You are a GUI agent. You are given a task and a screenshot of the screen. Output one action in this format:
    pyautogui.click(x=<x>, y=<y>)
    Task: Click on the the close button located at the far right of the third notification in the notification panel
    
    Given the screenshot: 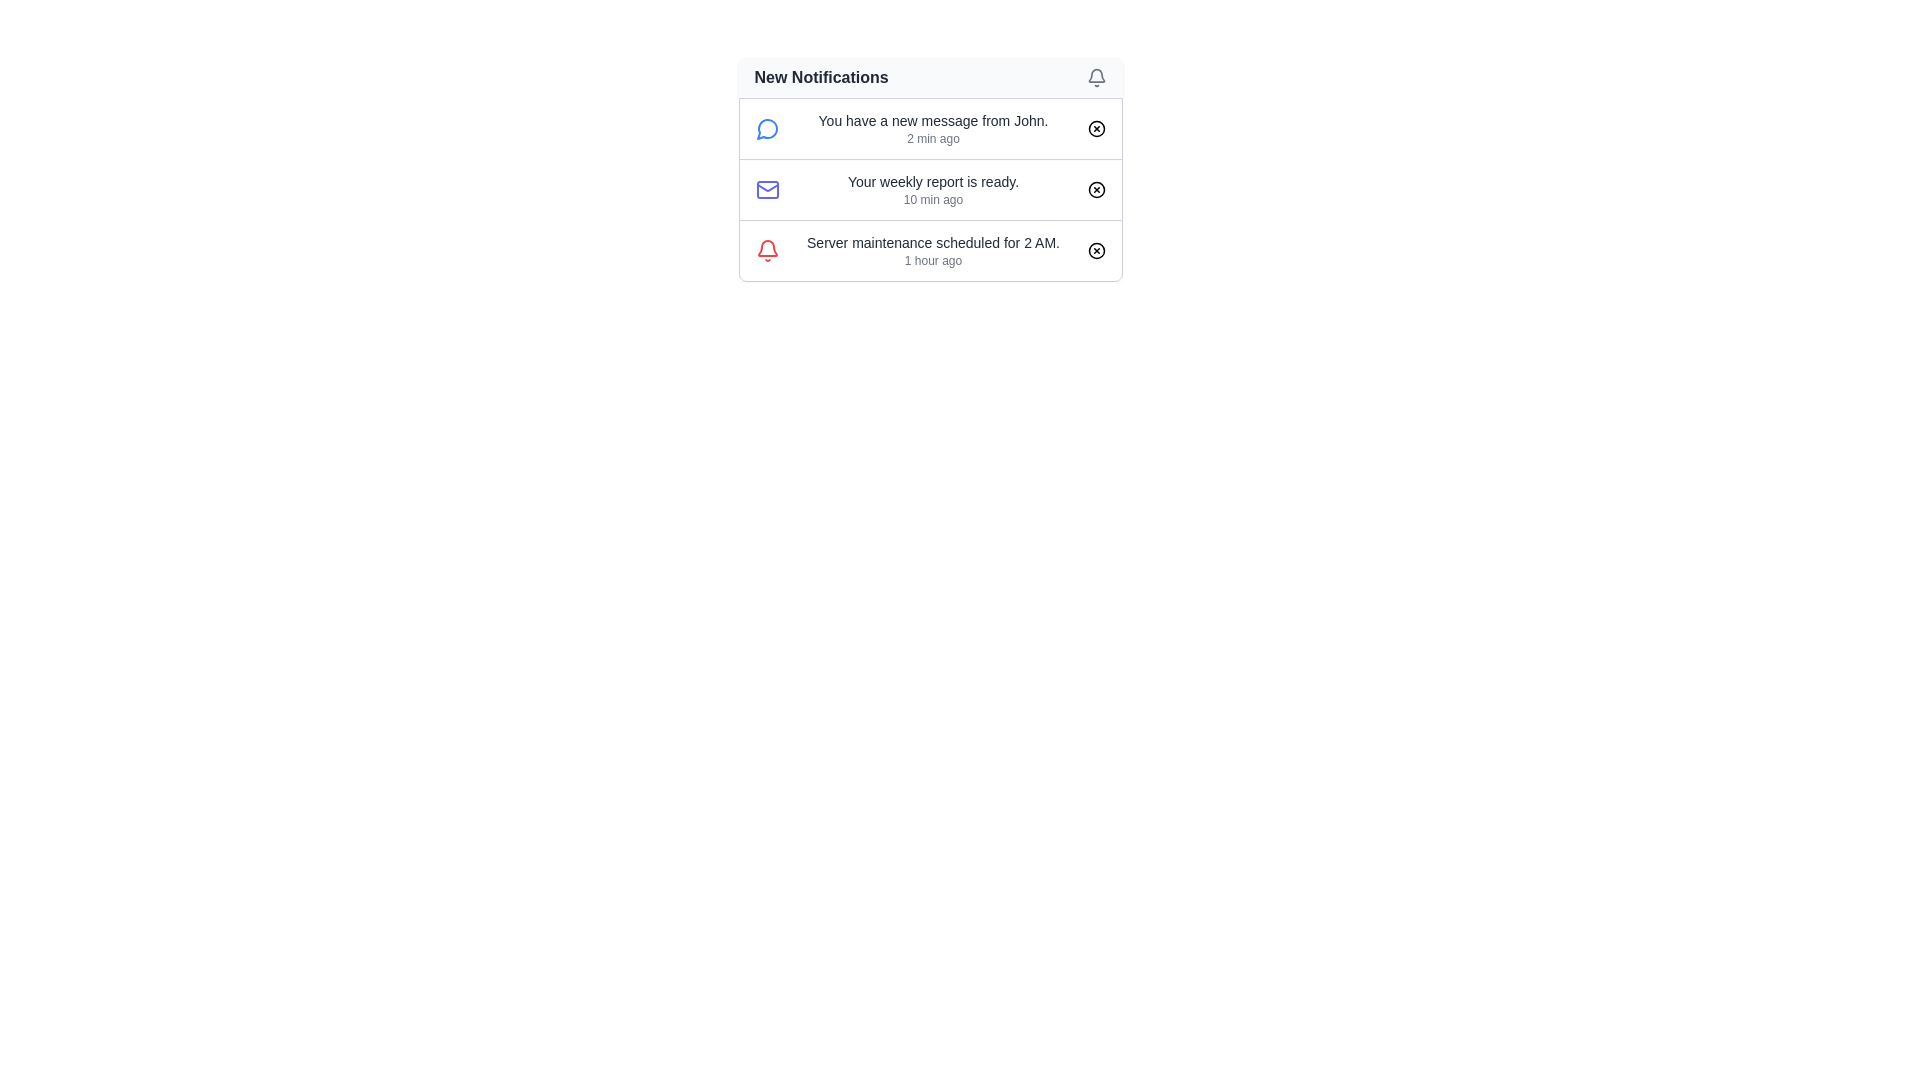 What is the action you would take?
    pyautogui.click(x=1095, y=249)
    